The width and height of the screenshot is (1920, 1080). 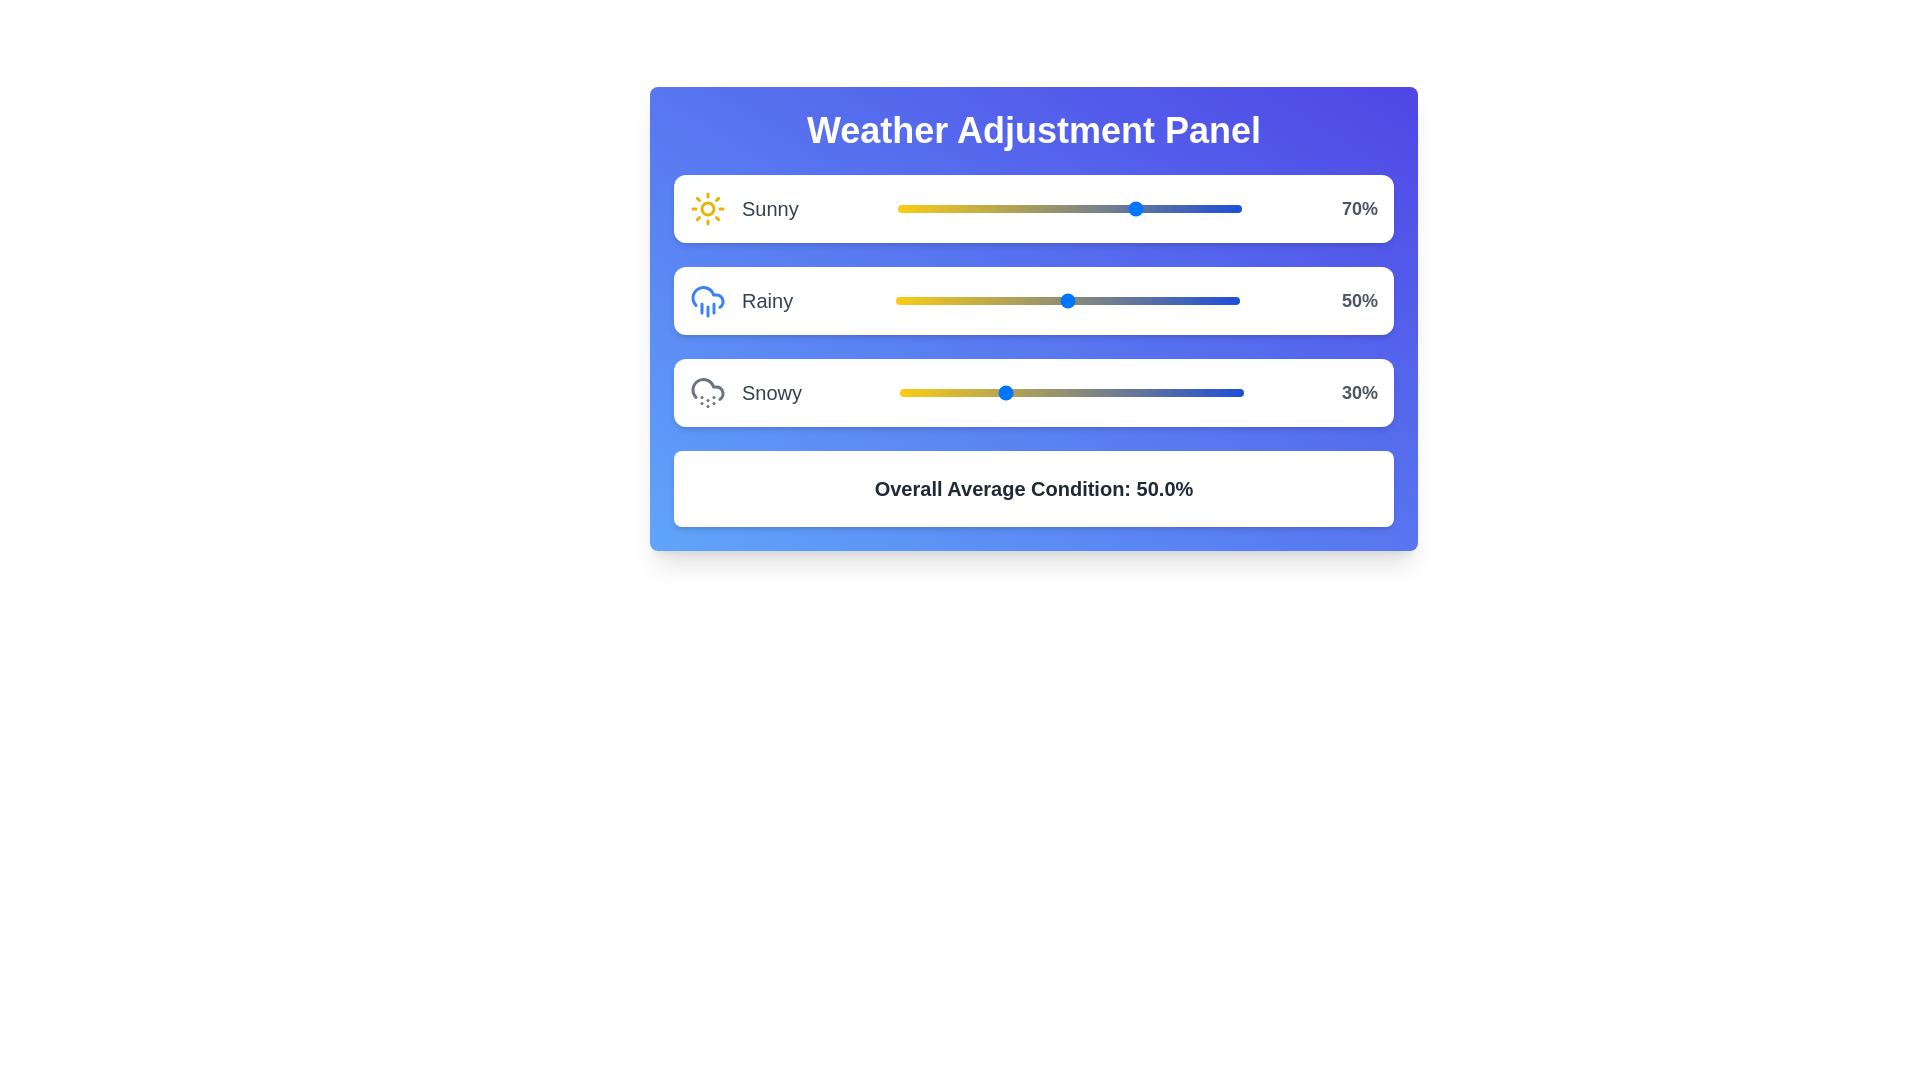 What do you see at coordinates (1180, 300) in the screenshot?
I see `the 'Rainy' slider` at bounding box center [1180, 300].